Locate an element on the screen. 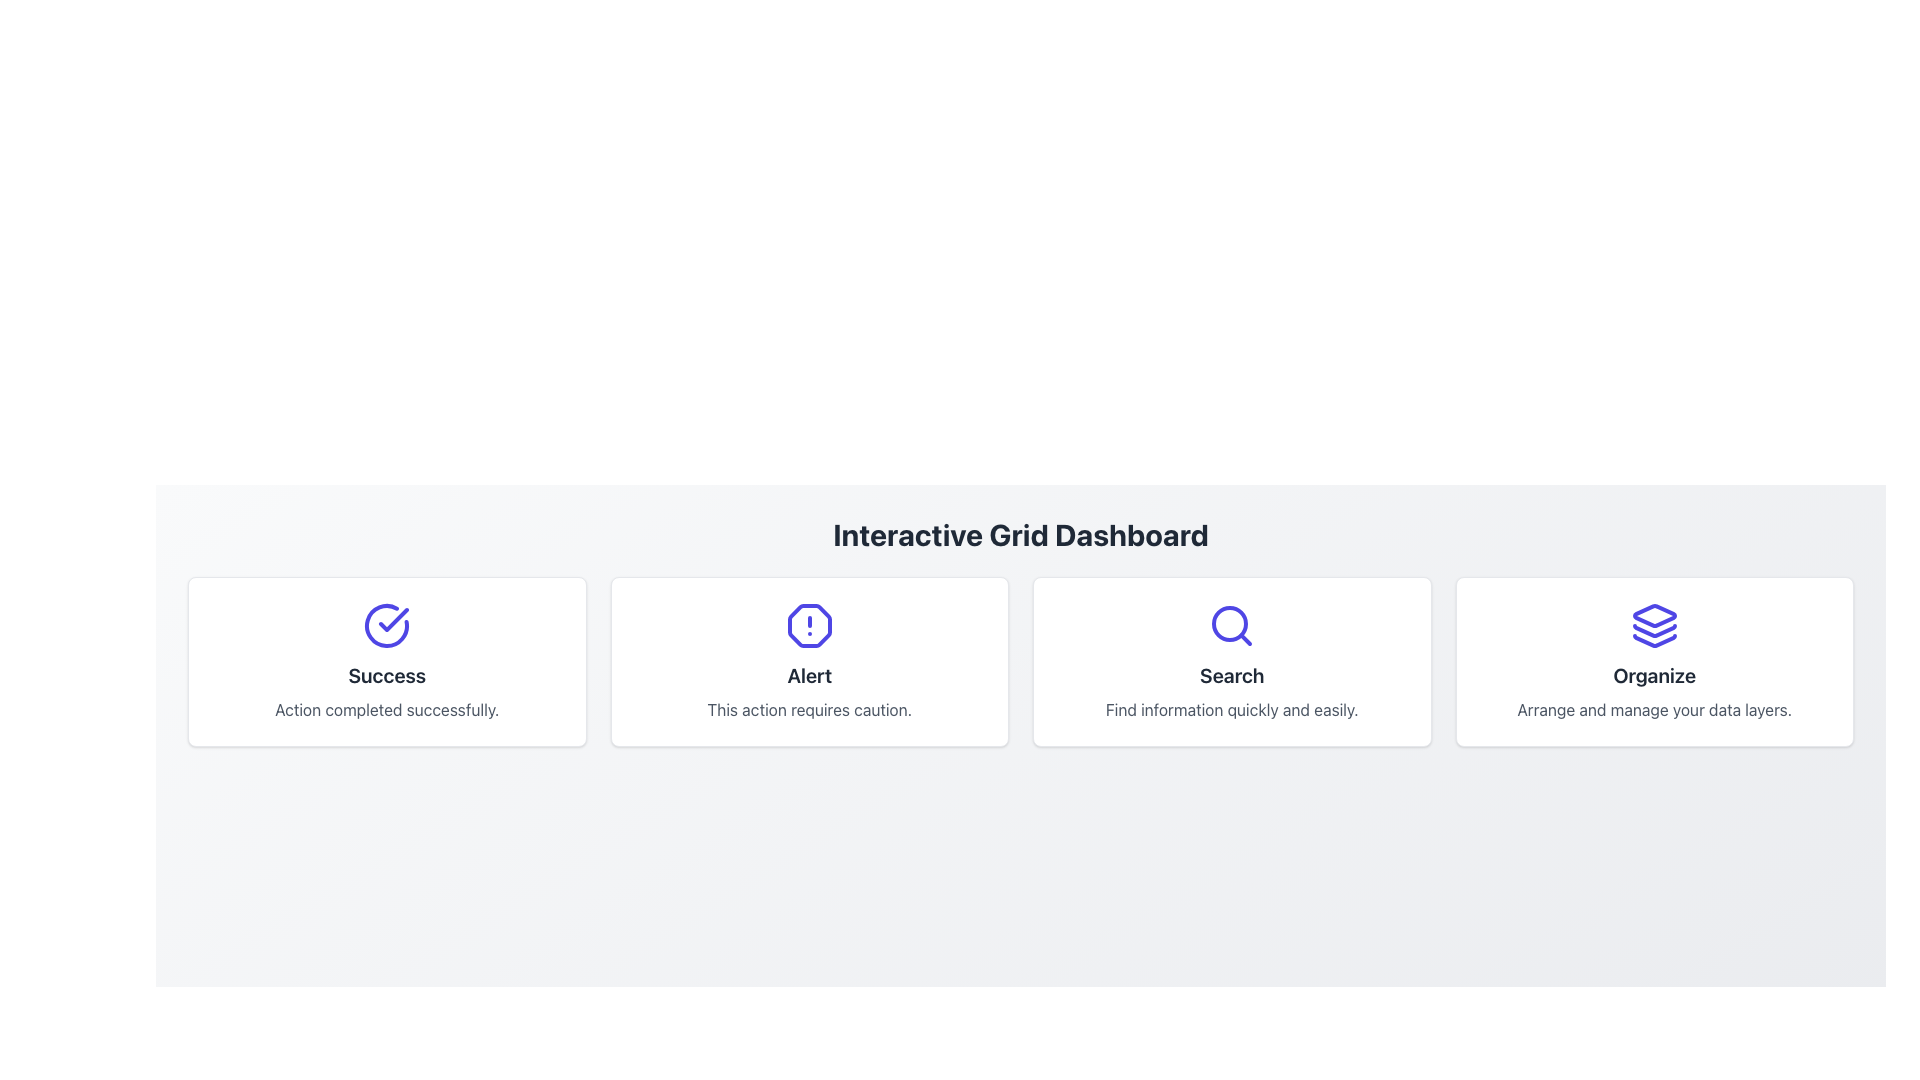 This screenshot has width=1920, height=1080. the organization icon located in the bottom-right section of the dashboard interface, under the title 'Organize' is located at coordinates (1654, 615).